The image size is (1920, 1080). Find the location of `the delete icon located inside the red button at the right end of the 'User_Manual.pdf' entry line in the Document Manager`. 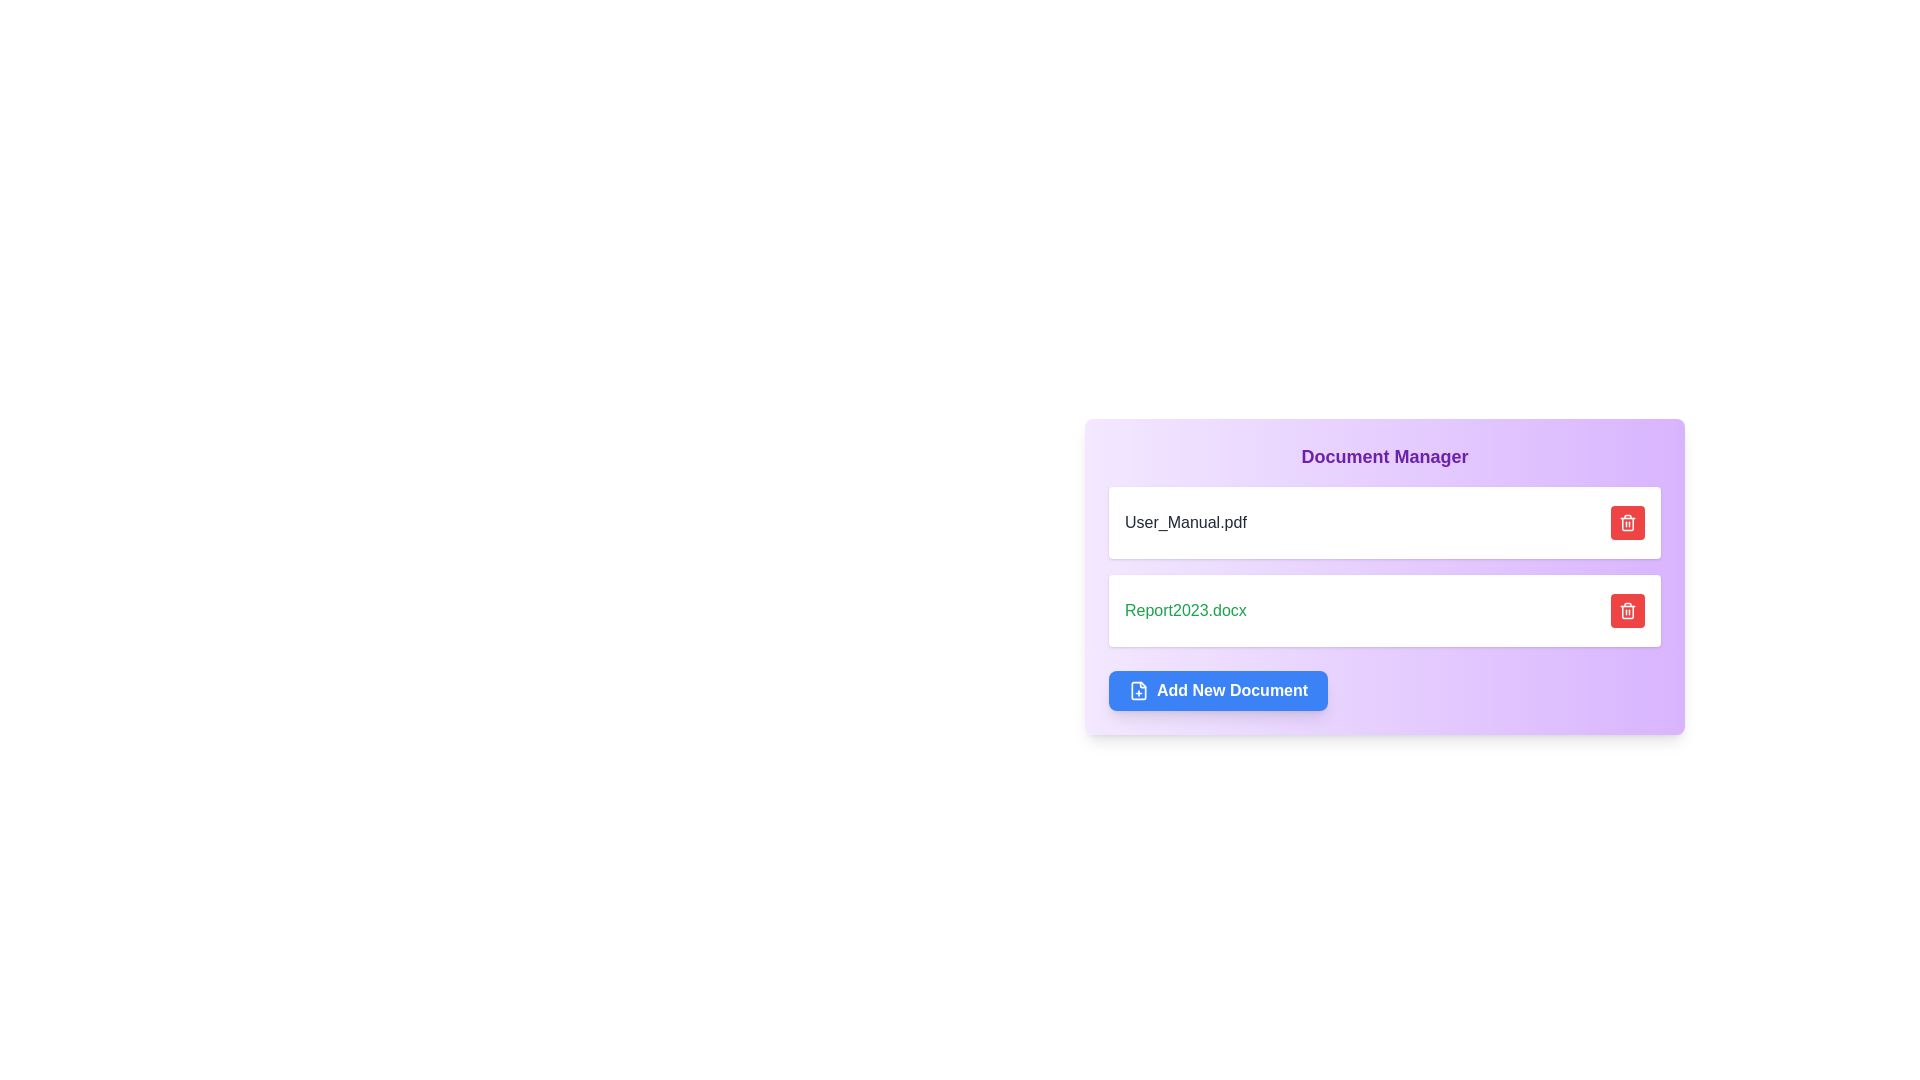

the delete icon located inside the red button at the right end of the 'User_Manual.pdf' entry line in the Document Manager is located at coordinates (1627, 522).